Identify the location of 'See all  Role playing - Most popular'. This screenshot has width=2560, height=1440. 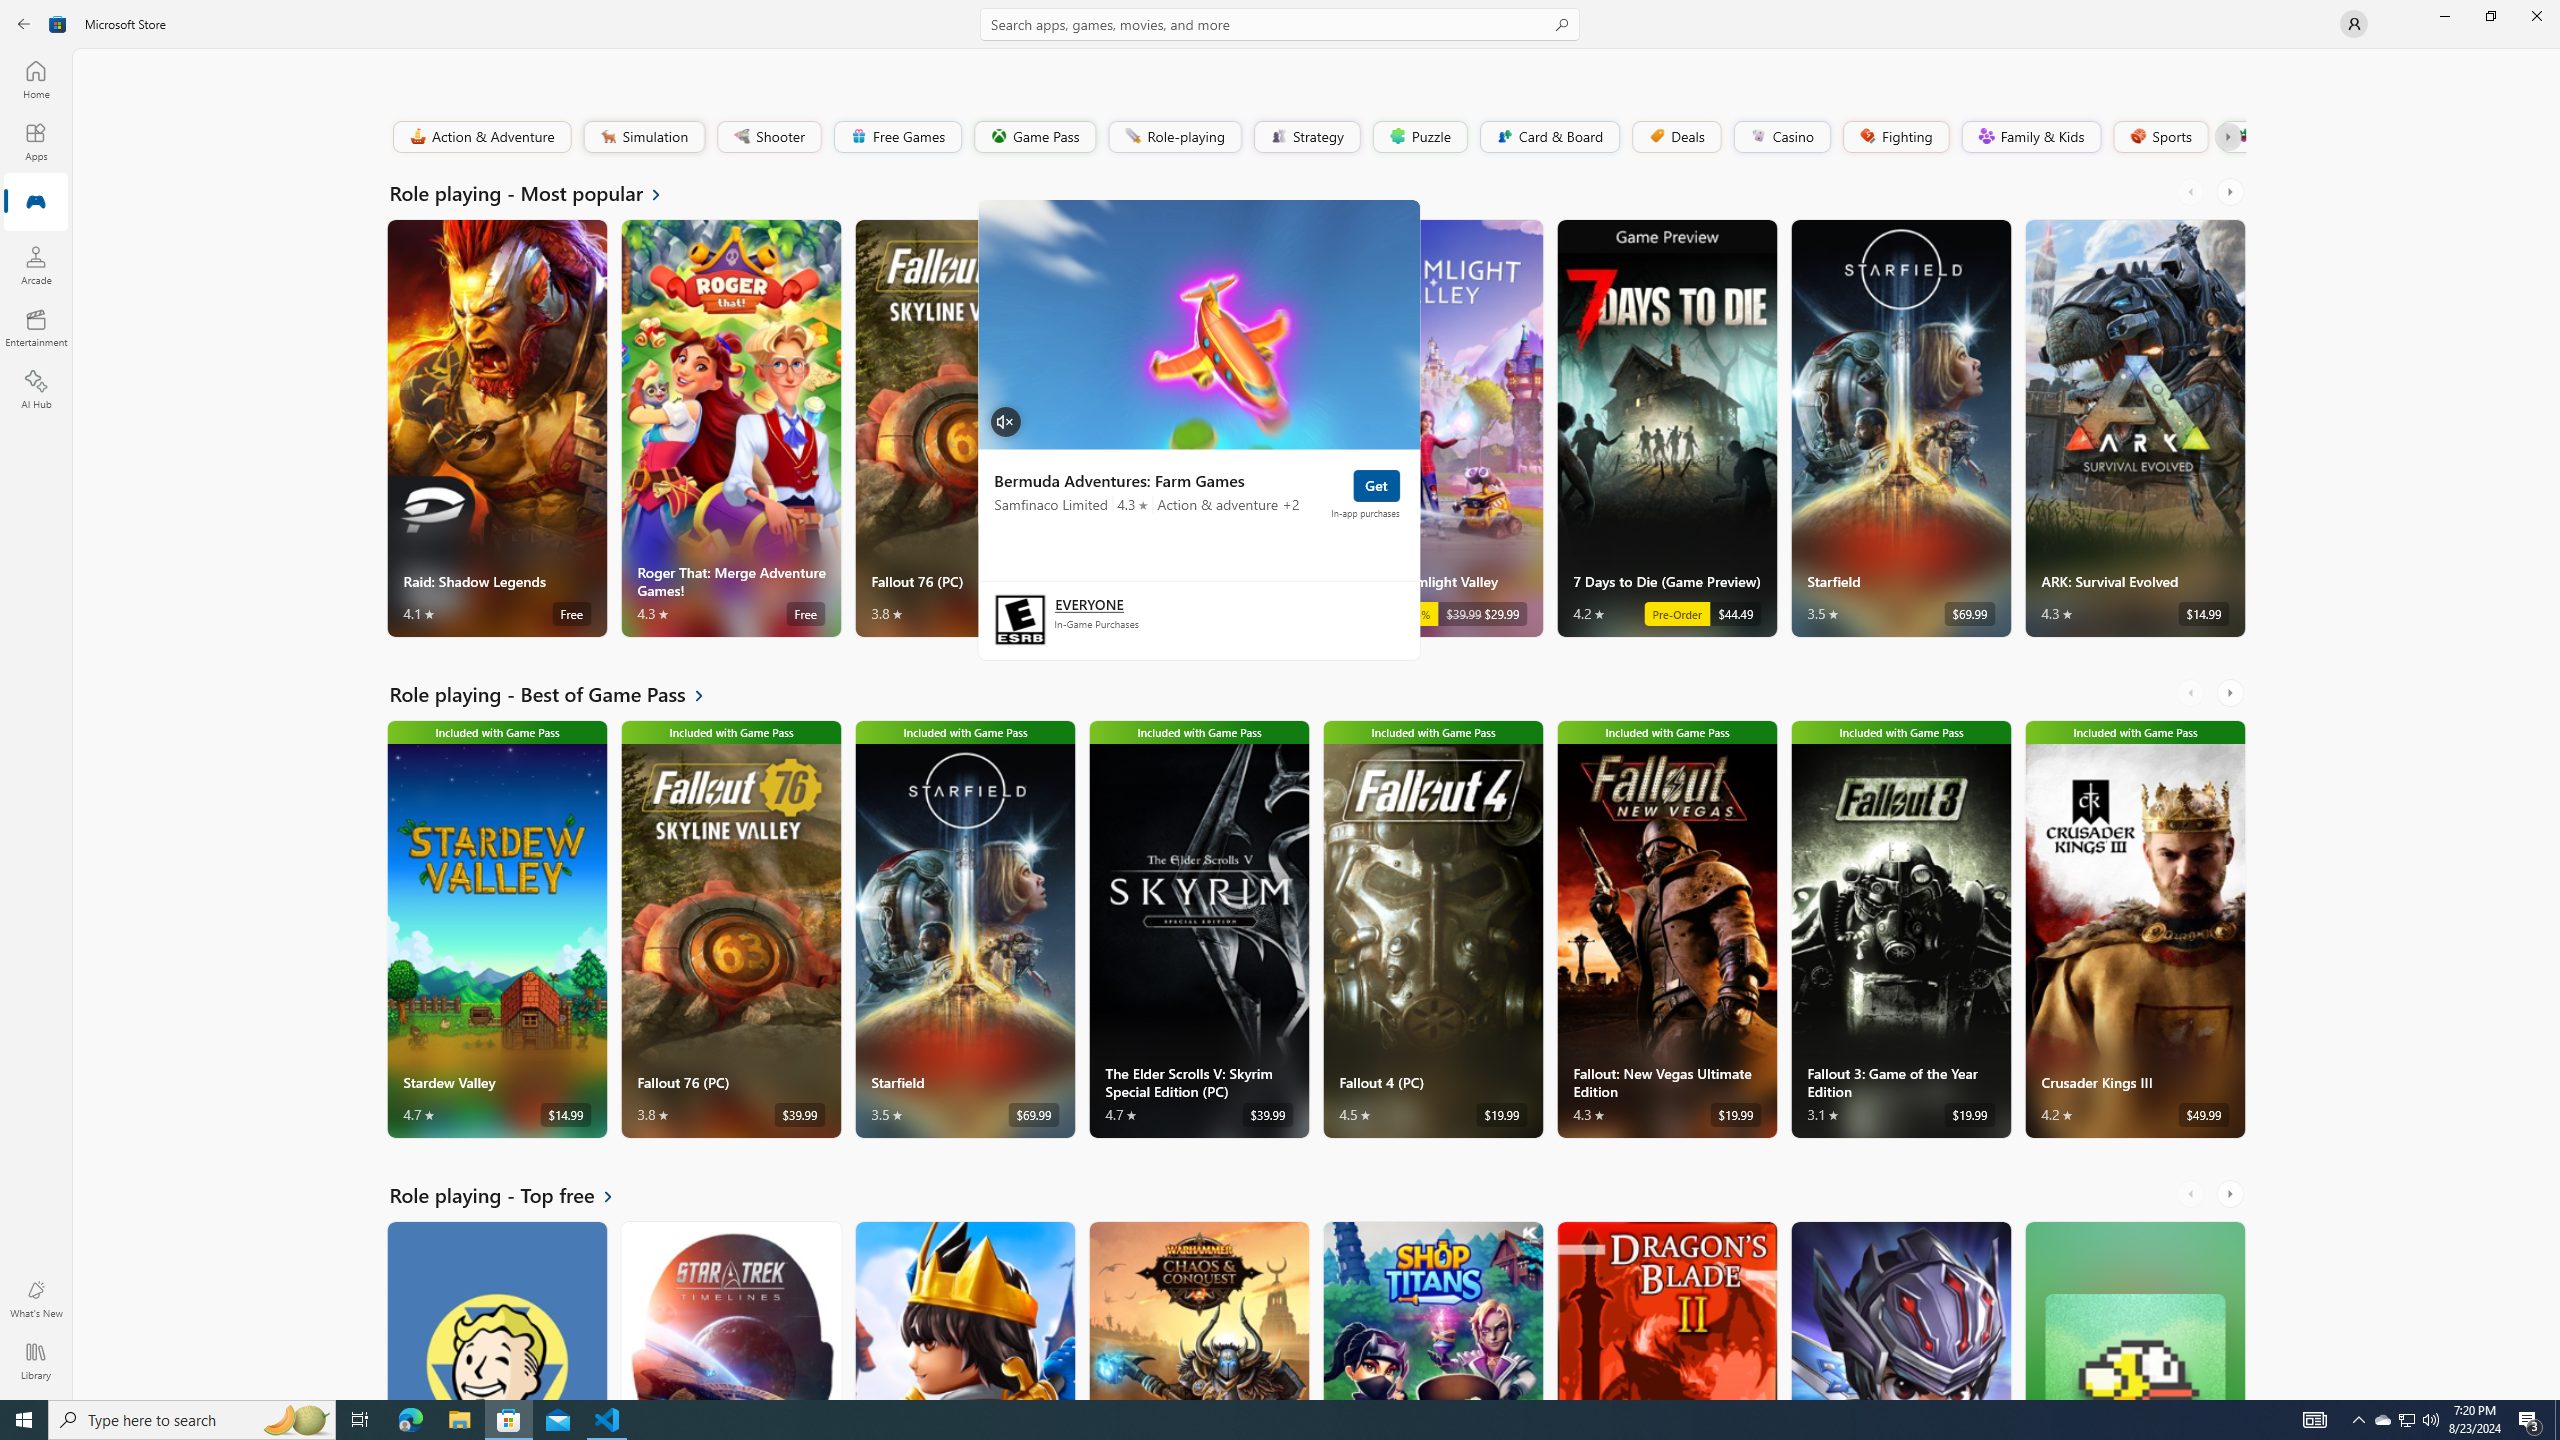
(537, 191).